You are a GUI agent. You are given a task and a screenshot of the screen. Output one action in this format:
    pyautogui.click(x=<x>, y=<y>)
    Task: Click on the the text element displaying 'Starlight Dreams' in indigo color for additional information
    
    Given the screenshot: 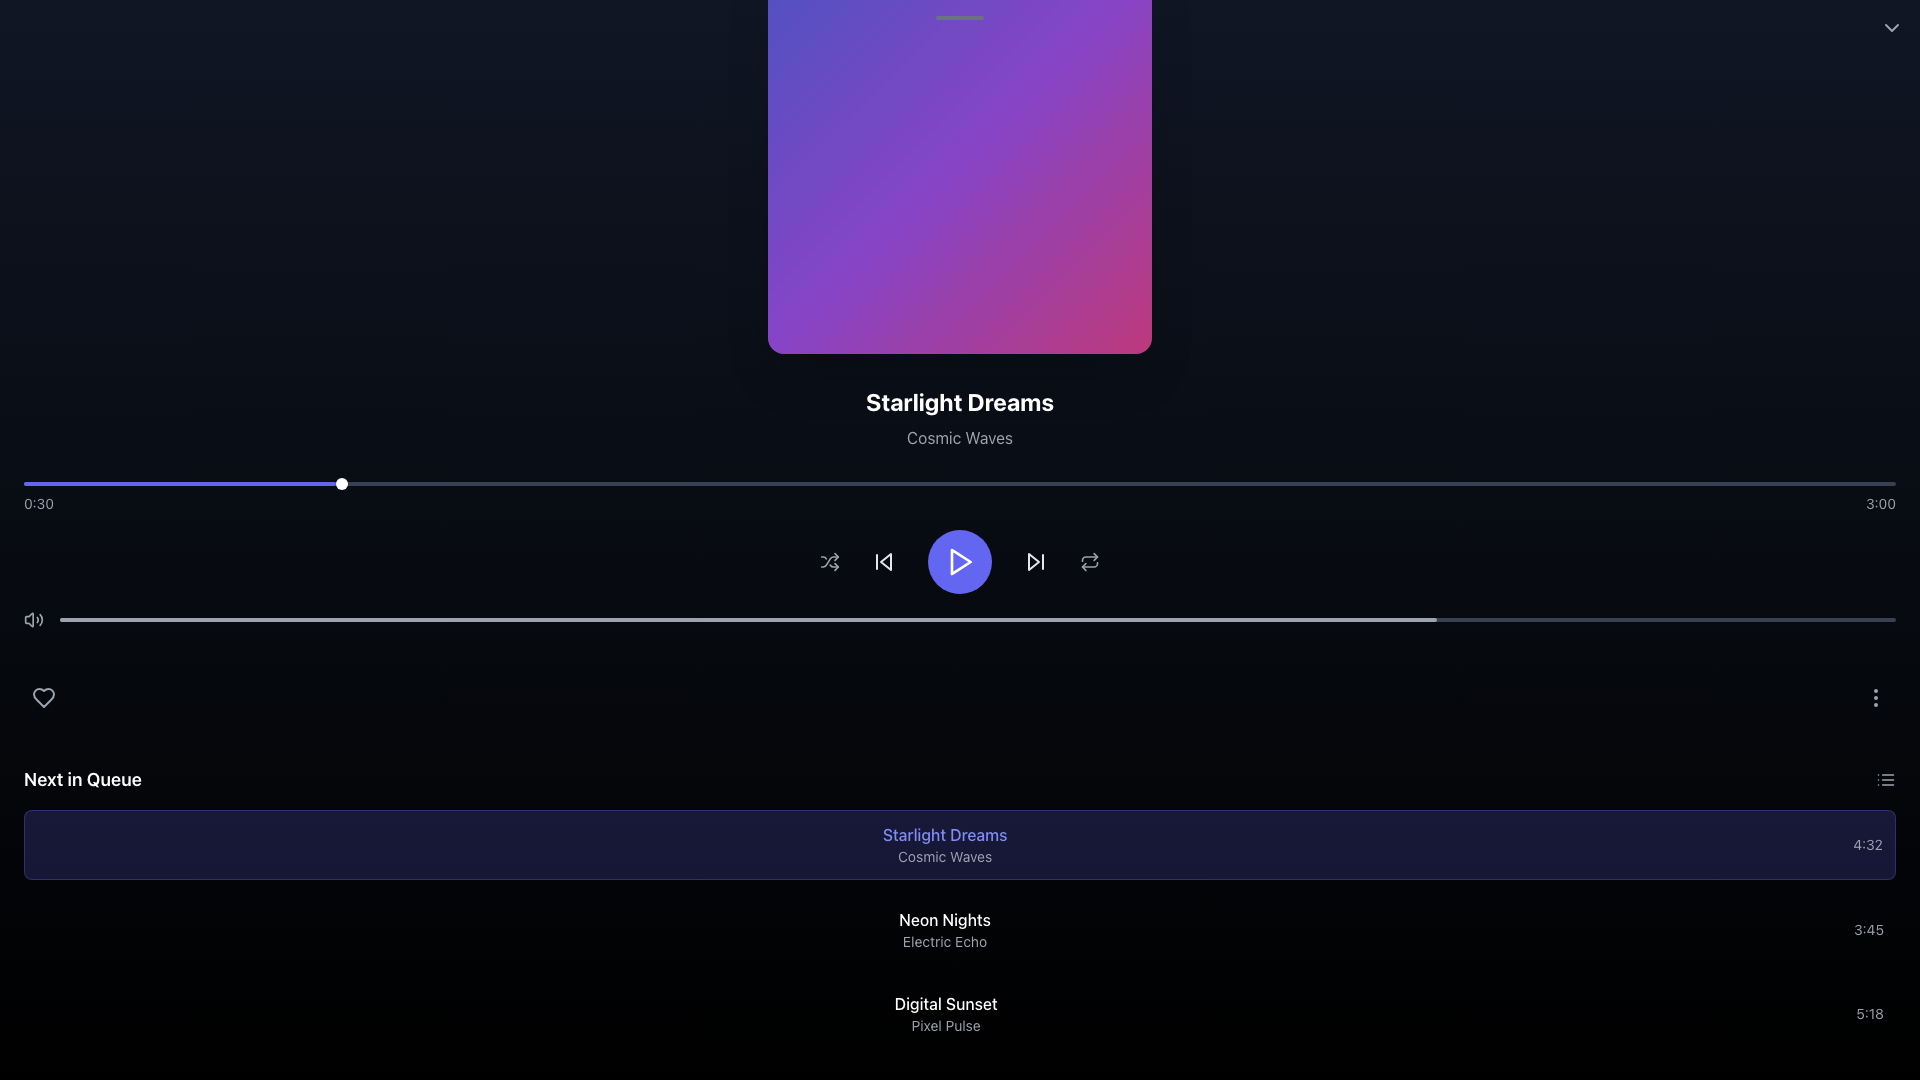 What is the action you would take?
    pyautogui.click(x=944, y=834)
    